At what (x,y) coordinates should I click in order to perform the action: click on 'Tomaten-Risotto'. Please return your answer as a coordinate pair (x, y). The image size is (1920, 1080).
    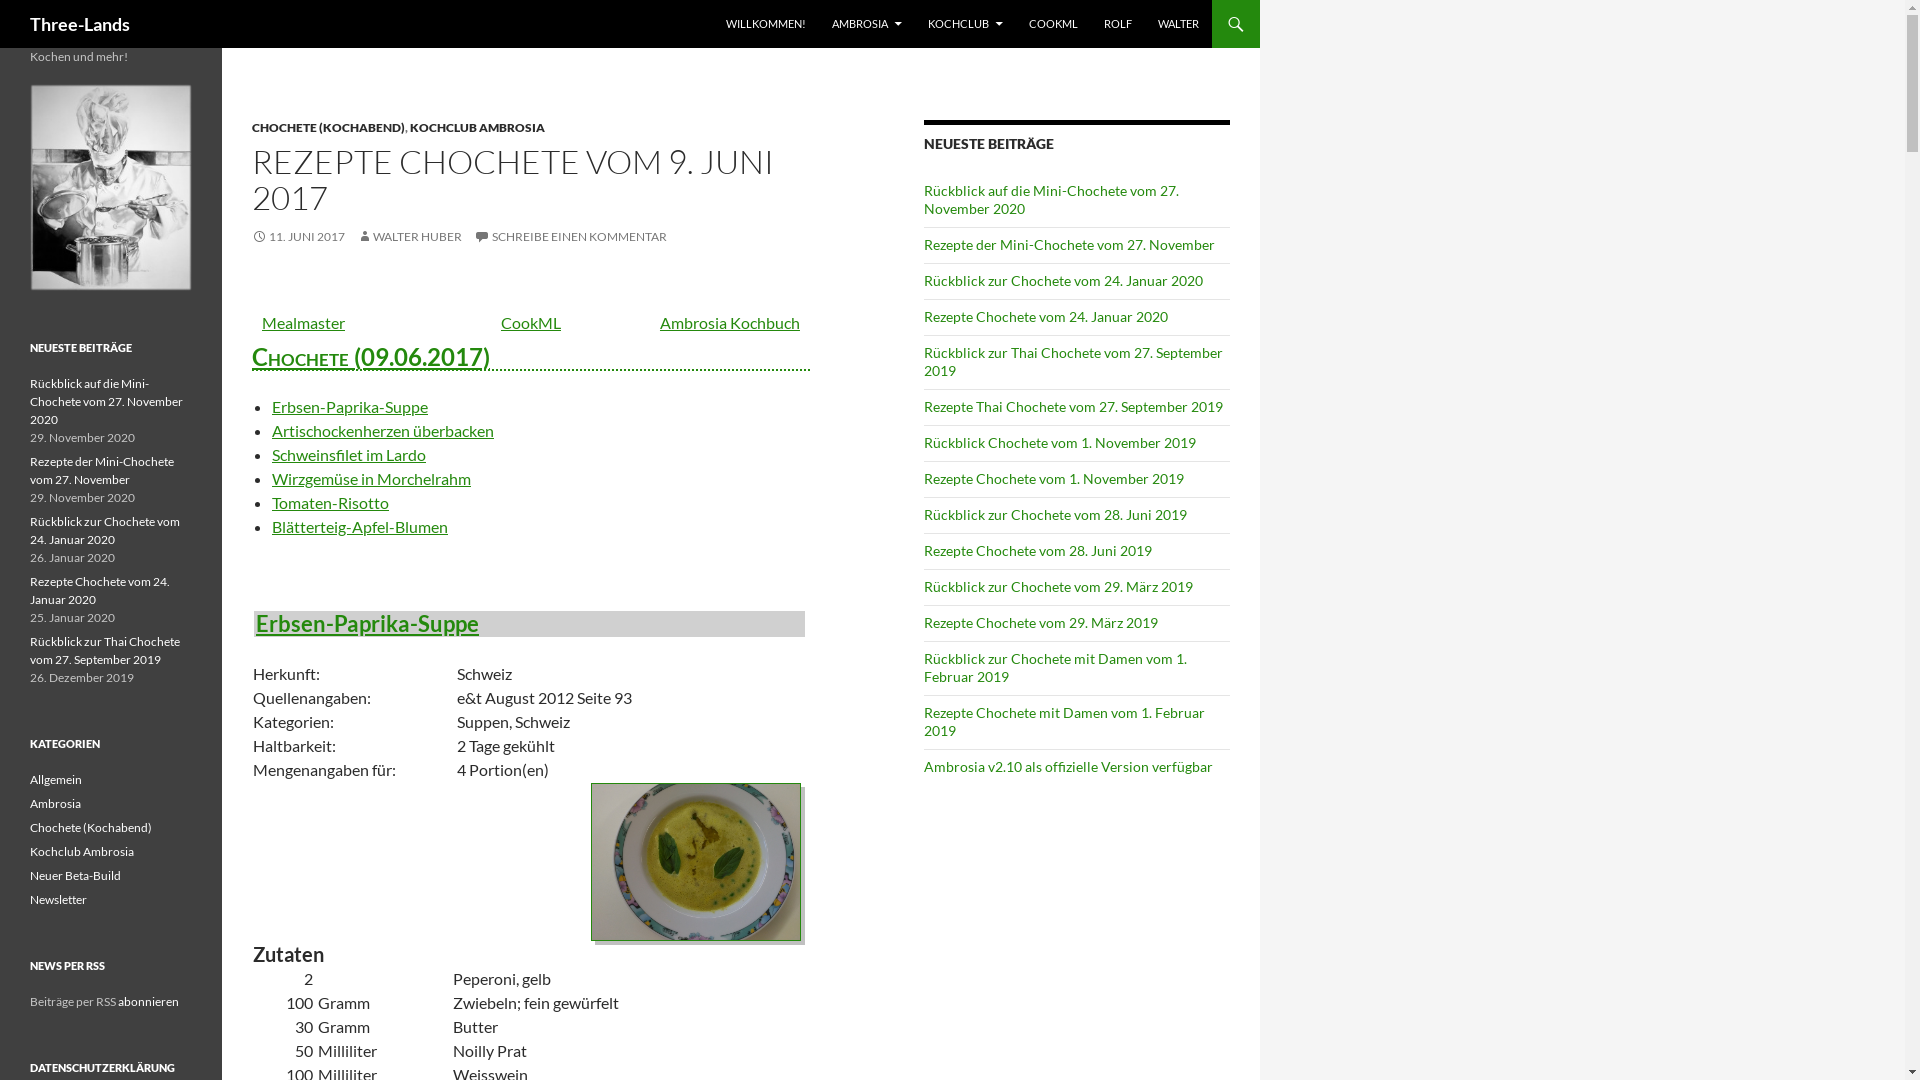
    Looking at the image, I should click on (271, 501).